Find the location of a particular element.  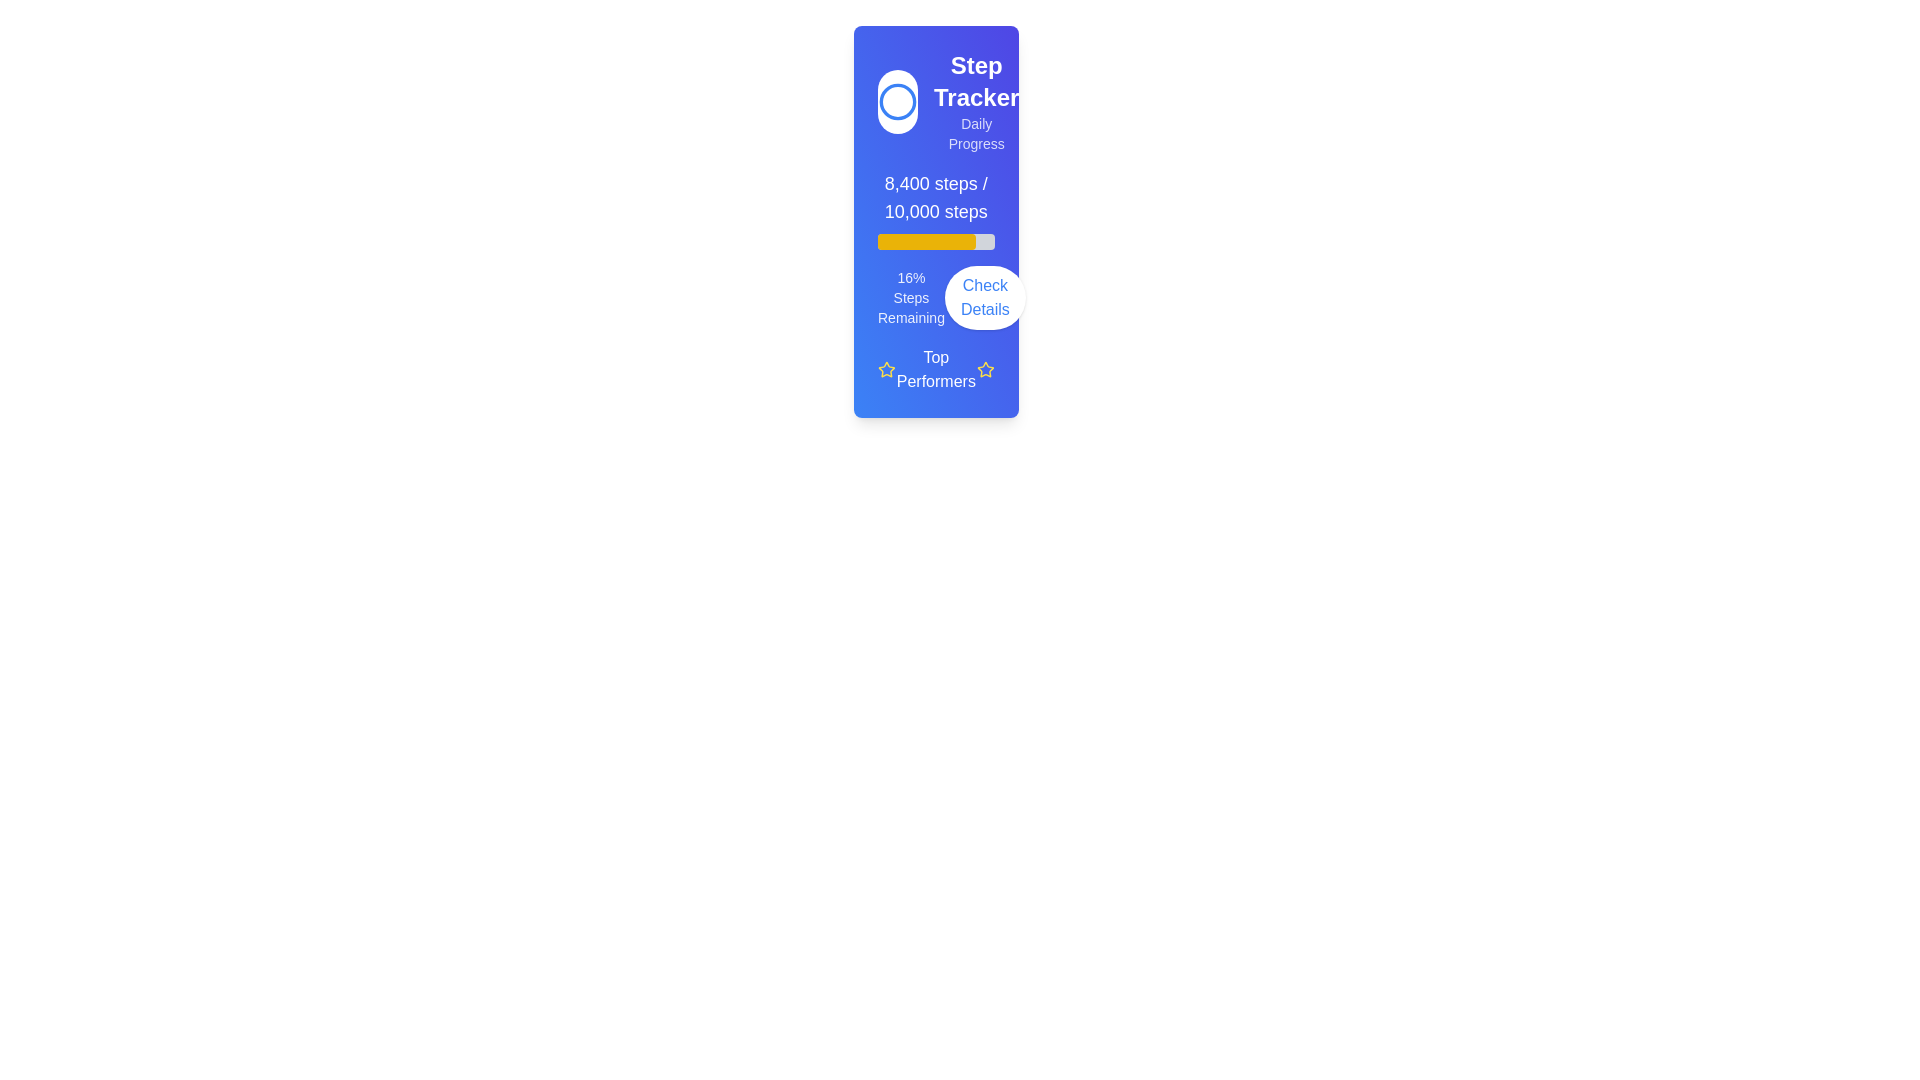

the yellow progress bar representing 84% progress in the step tracker is located at coordinates (925, 241).